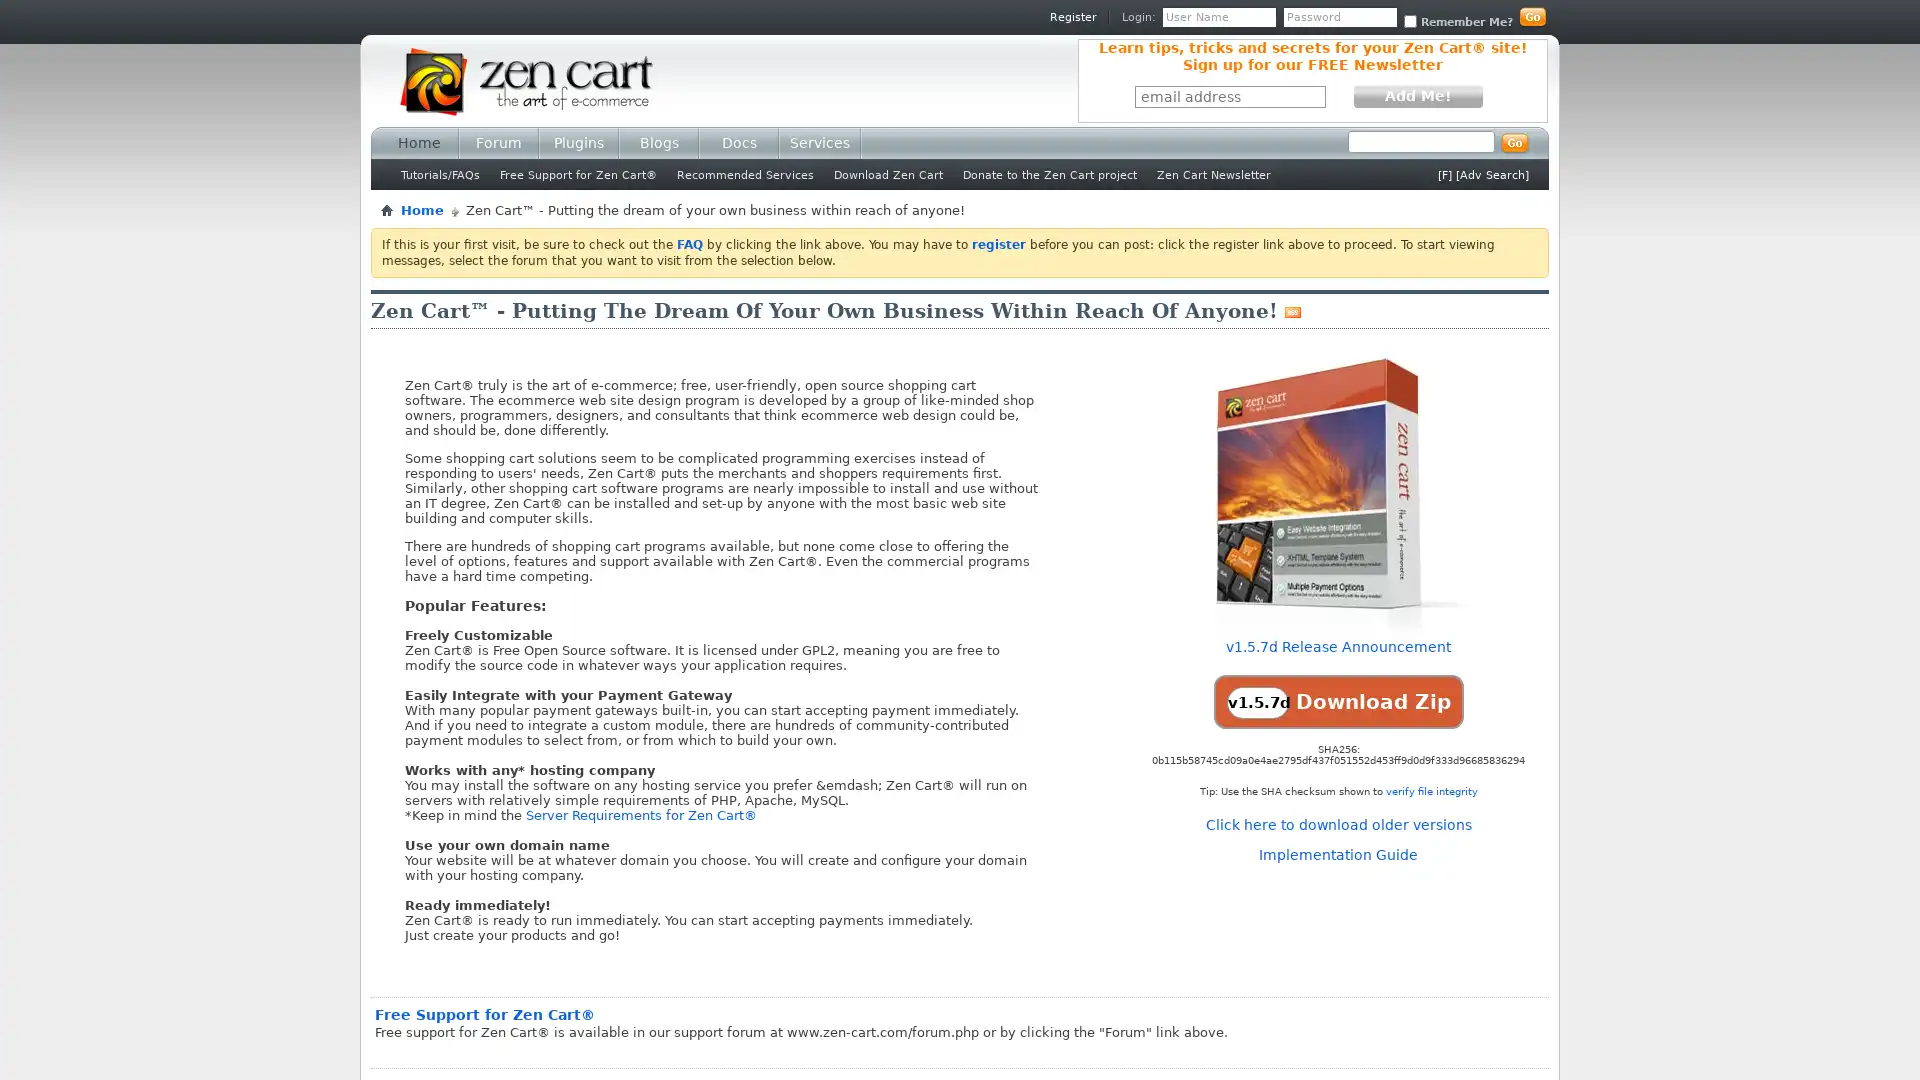 The height and width of the screenshot is (1080, 1920). I want to click on Log in, so click(1531, 17).